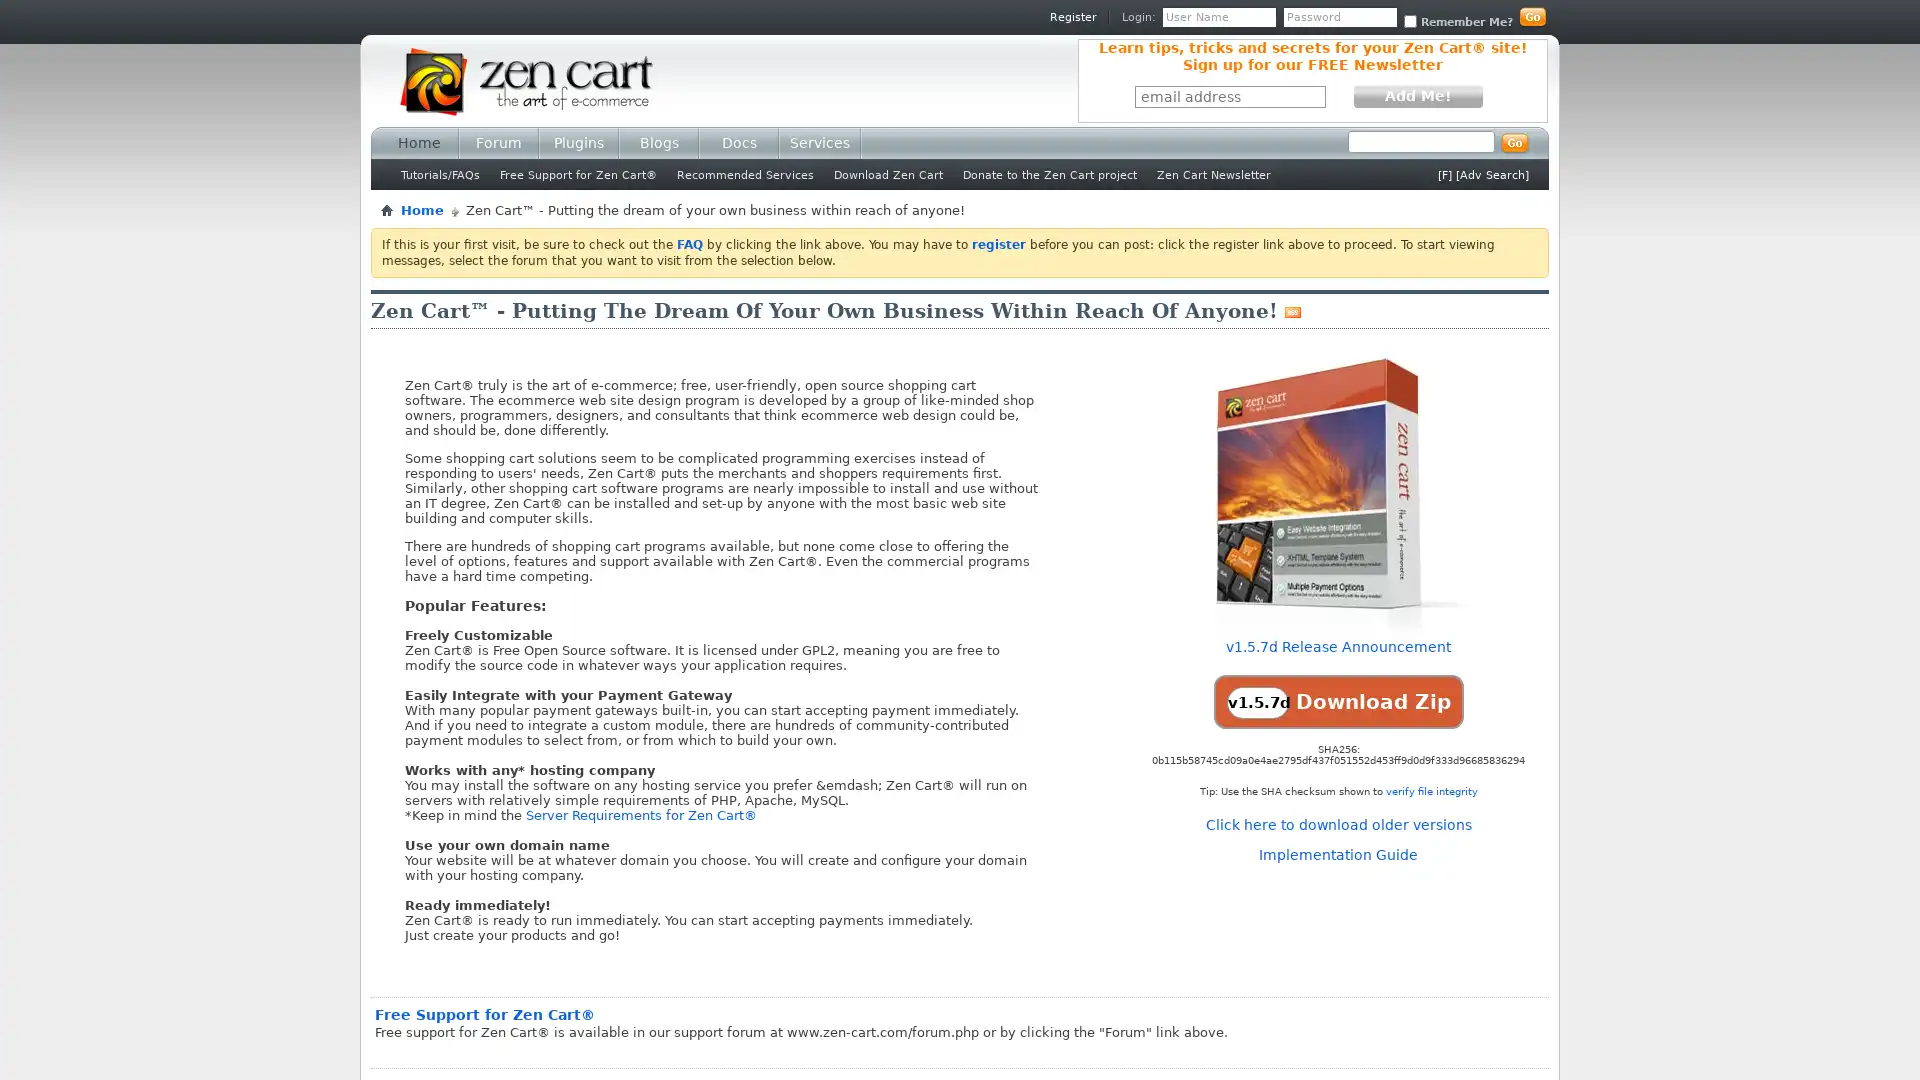 The height and width of the screenshot is (1080, 1920). I want to click on Log in, so click(1531, 17).